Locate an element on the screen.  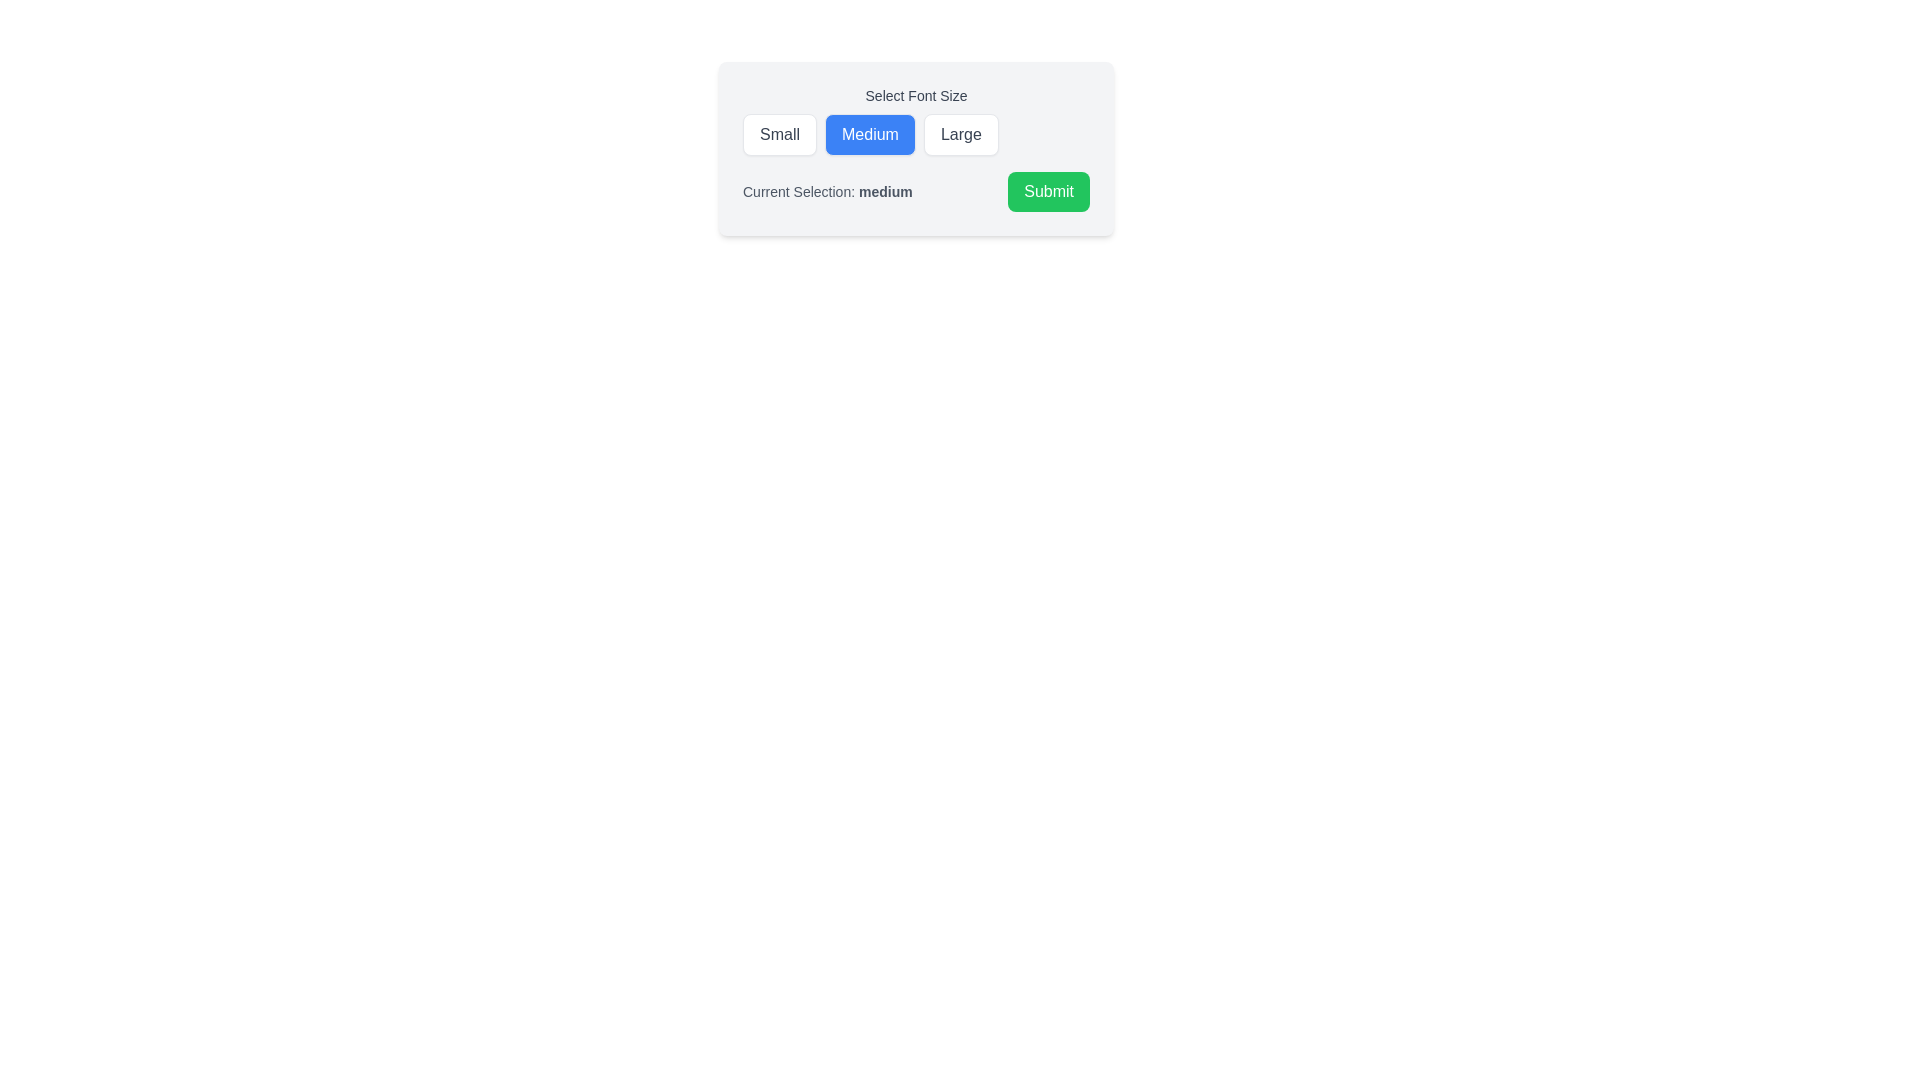
the font size selector buttons is located at coordinates (915, 120).